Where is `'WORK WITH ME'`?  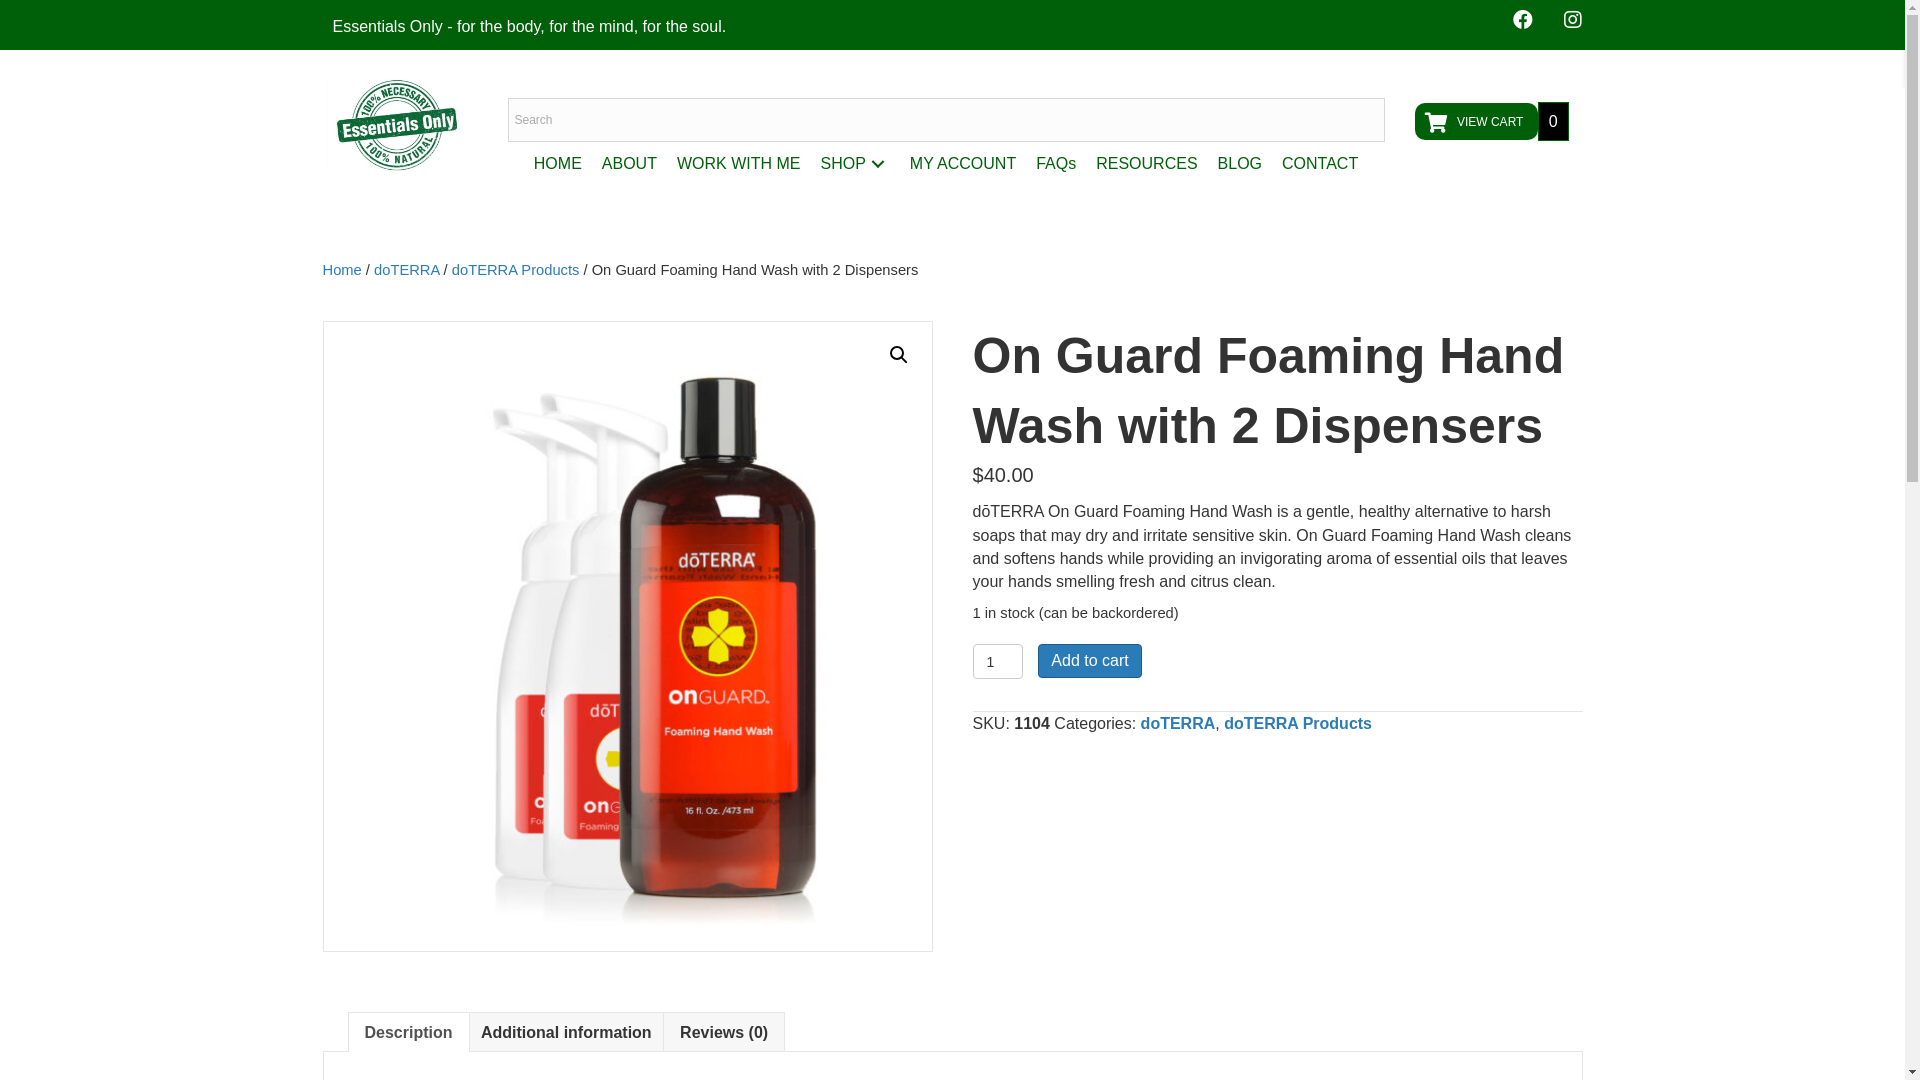 'WORK WITH ME' is located at coordinates (738, 162).